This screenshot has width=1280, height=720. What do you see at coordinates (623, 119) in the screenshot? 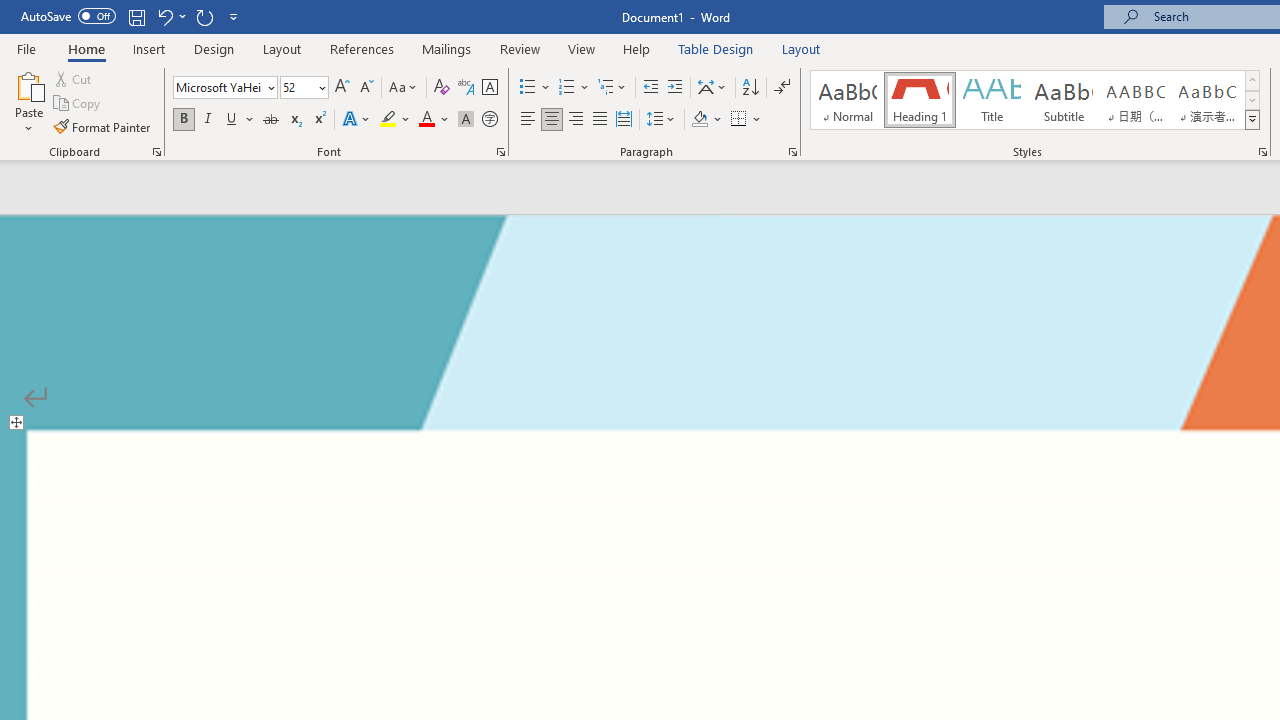
I see `'Distributed'` at bounding box center [623, 119].